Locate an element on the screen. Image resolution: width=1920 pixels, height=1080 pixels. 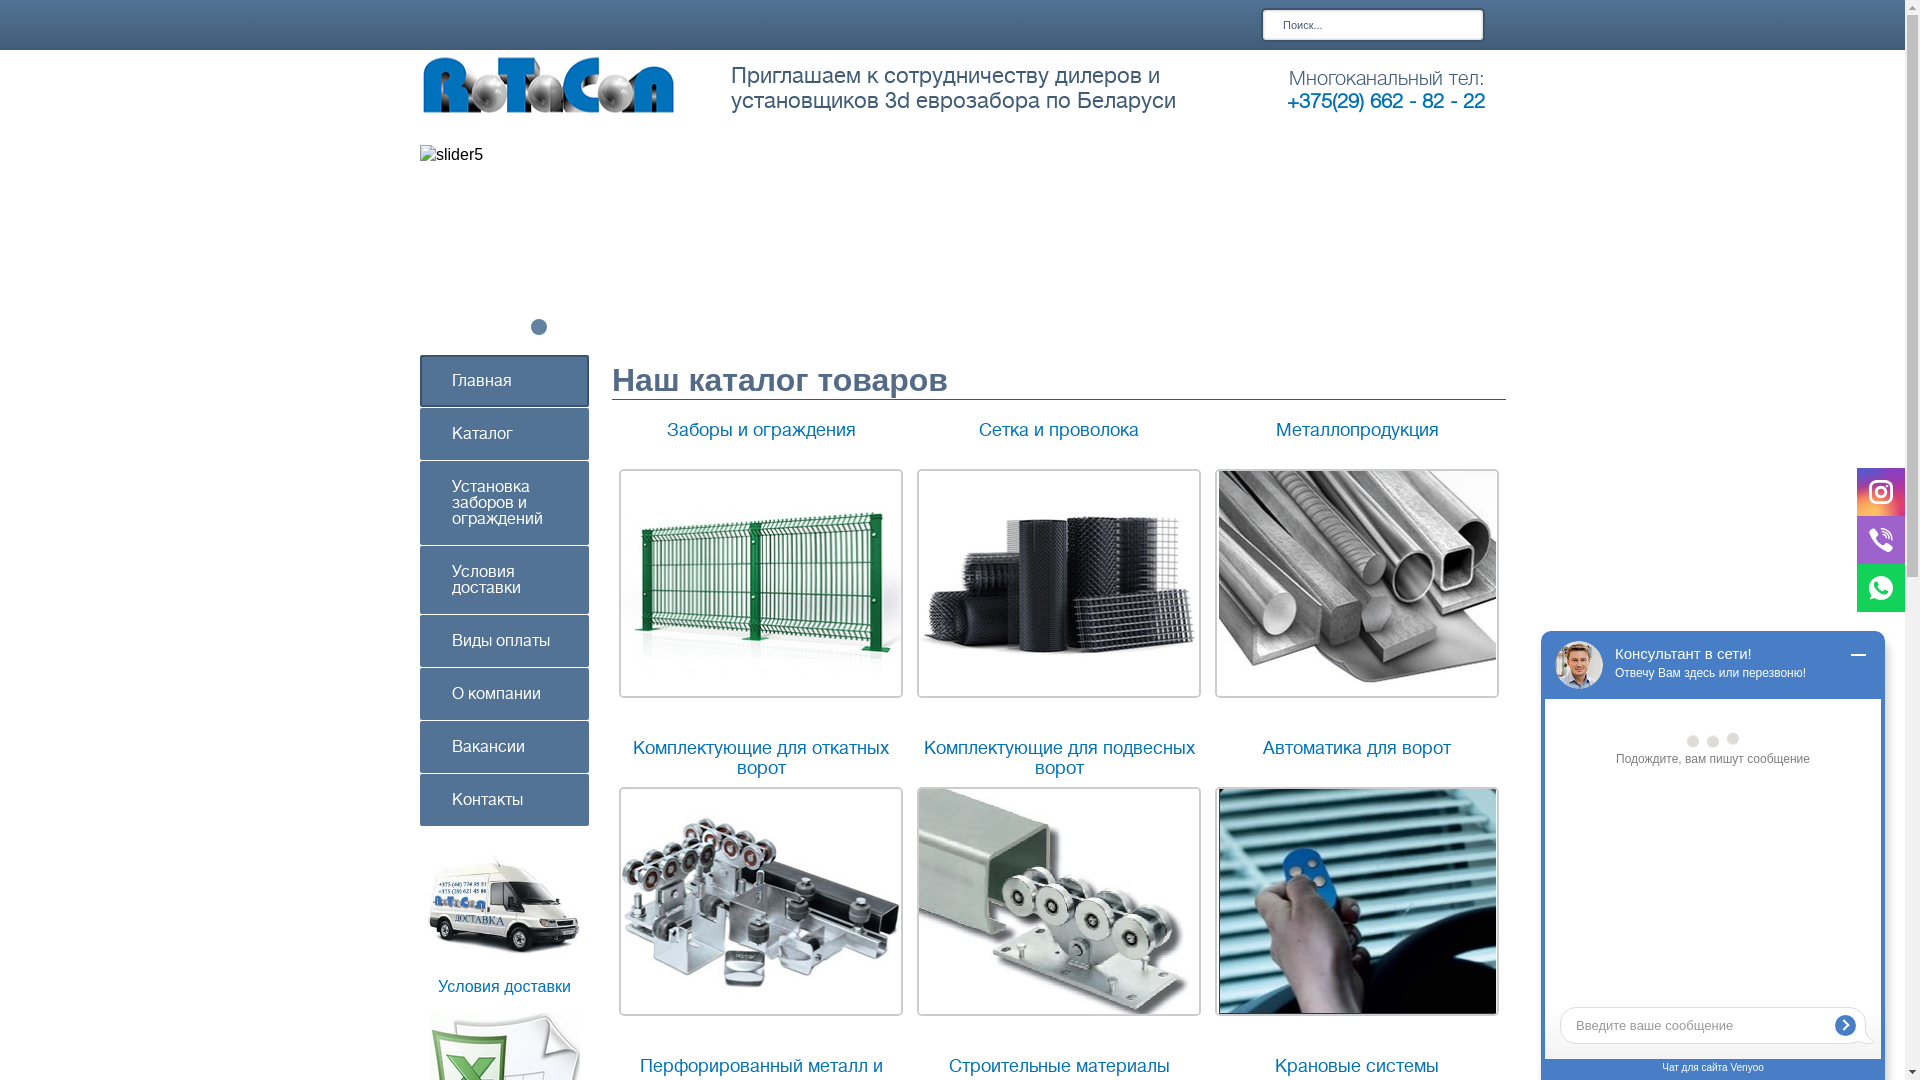
'+375(29) 662 - 82 - 22' is located at coordinates (1384, 101).